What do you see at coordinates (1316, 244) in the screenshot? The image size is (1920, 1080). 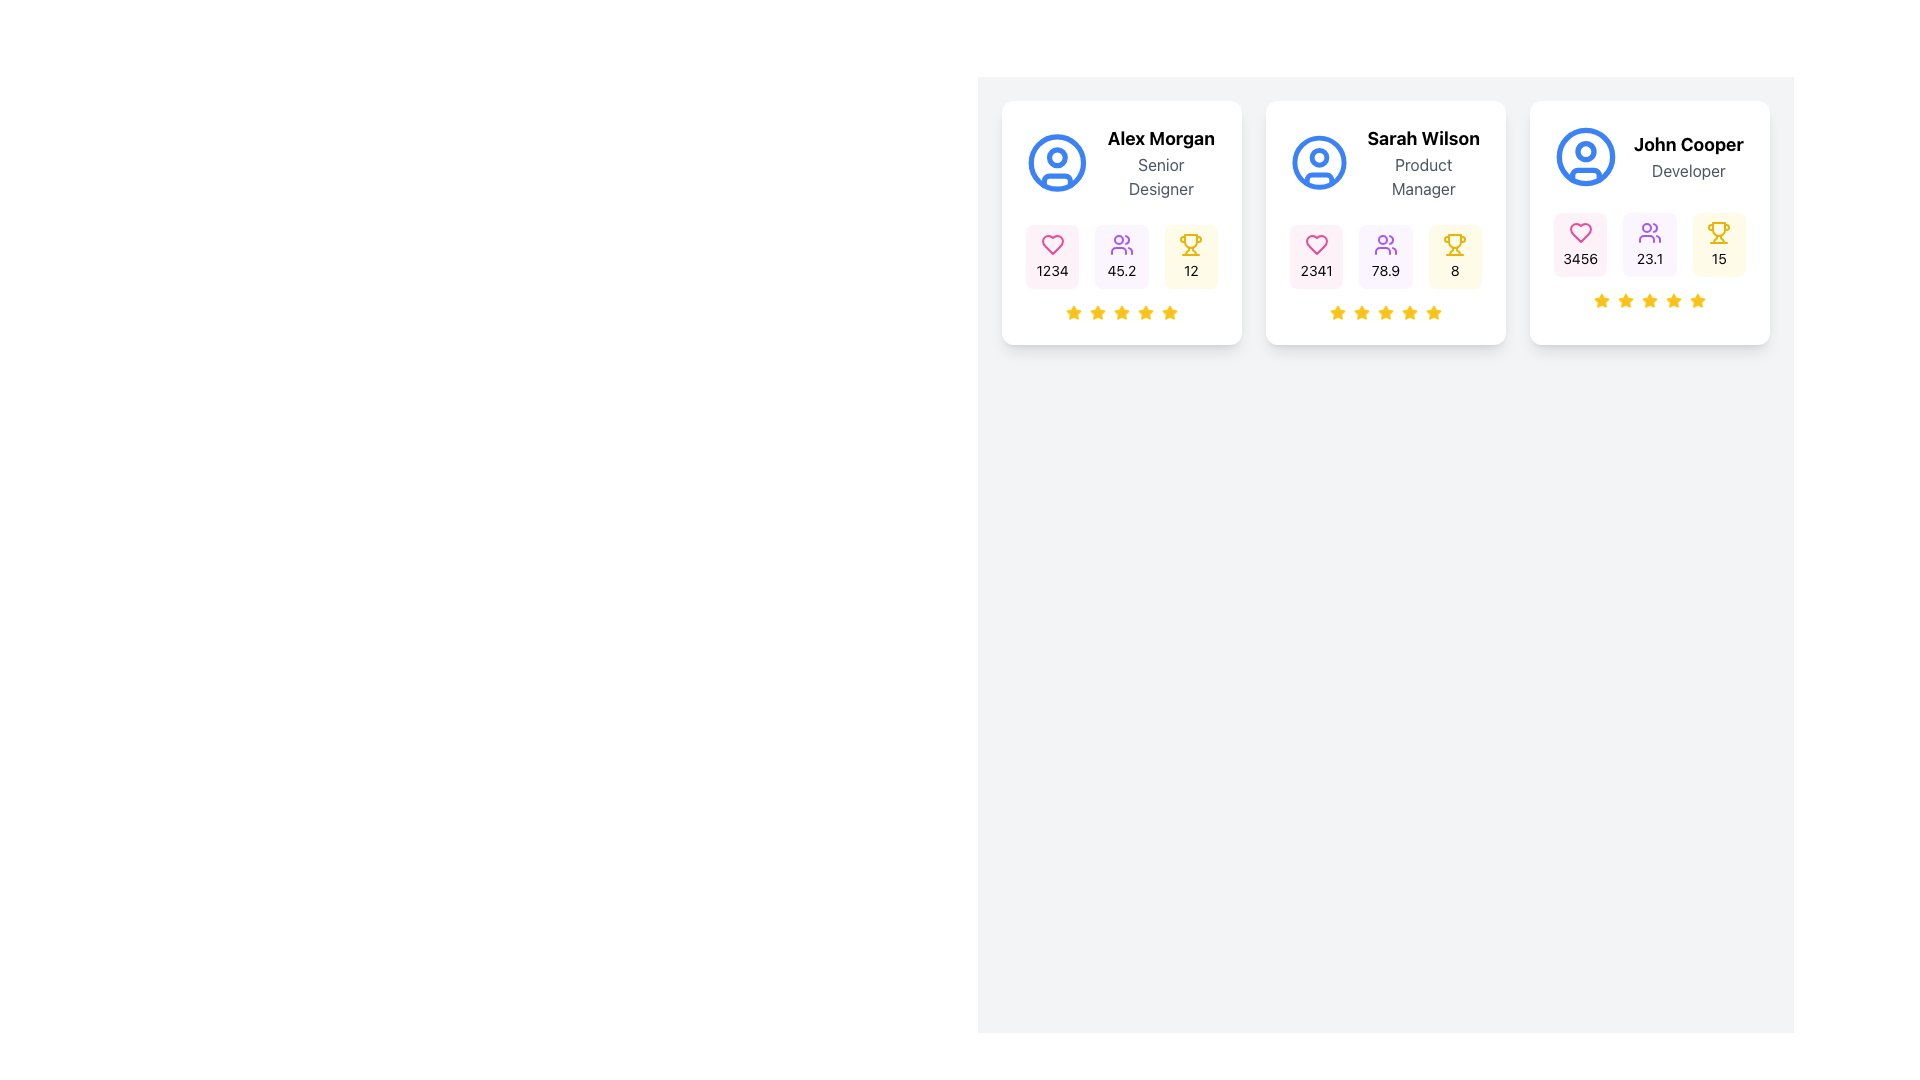 I see `the heart-shaped icon with a pink outline, representing likes or favorites, located beneath the profile of 'Sarah Wilson'` at bounding box center [1316, 244].